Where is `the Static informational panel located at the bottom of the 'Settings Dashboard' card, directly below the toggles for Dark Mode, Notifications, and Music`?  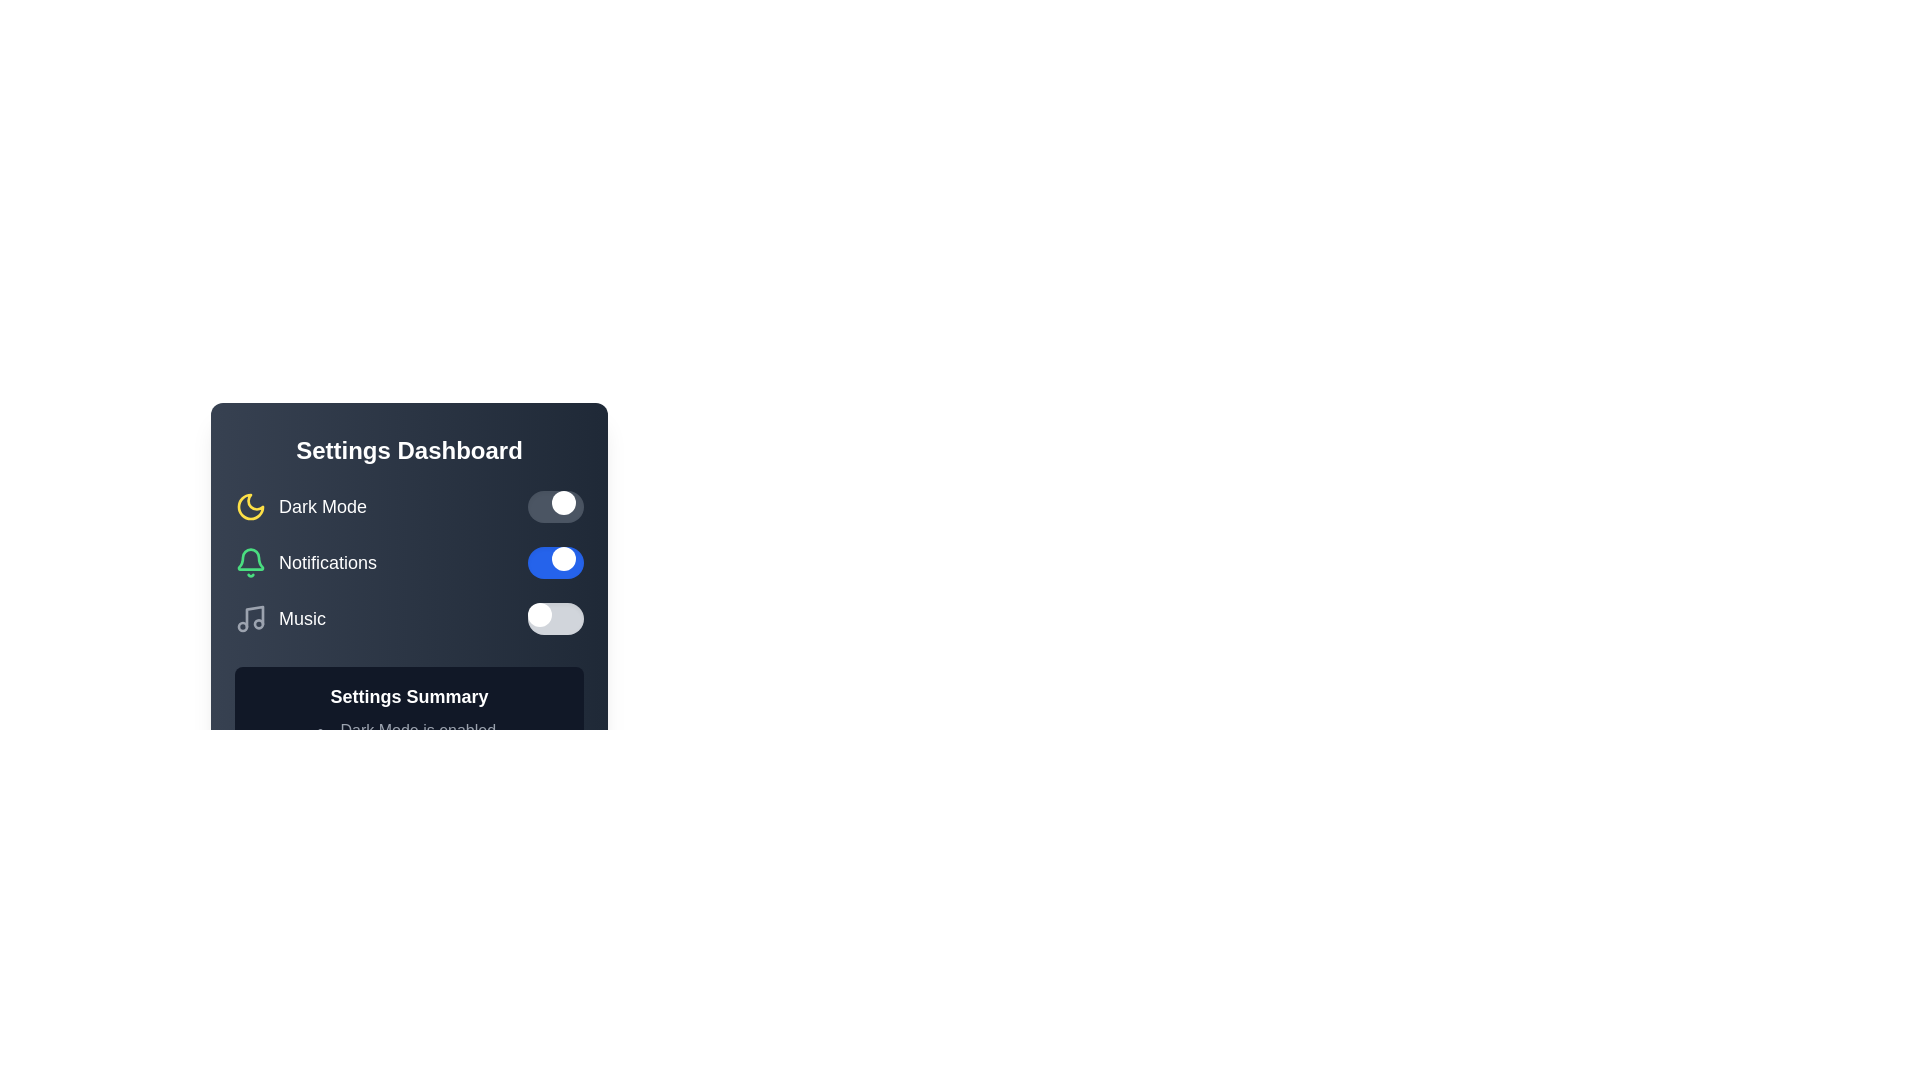 the Static informational panel located at the bottom of the 'Settings Dashboard' card, directly below the toggles for Dark Mode, Notifications, and Music is located at coordinates (408, 736).